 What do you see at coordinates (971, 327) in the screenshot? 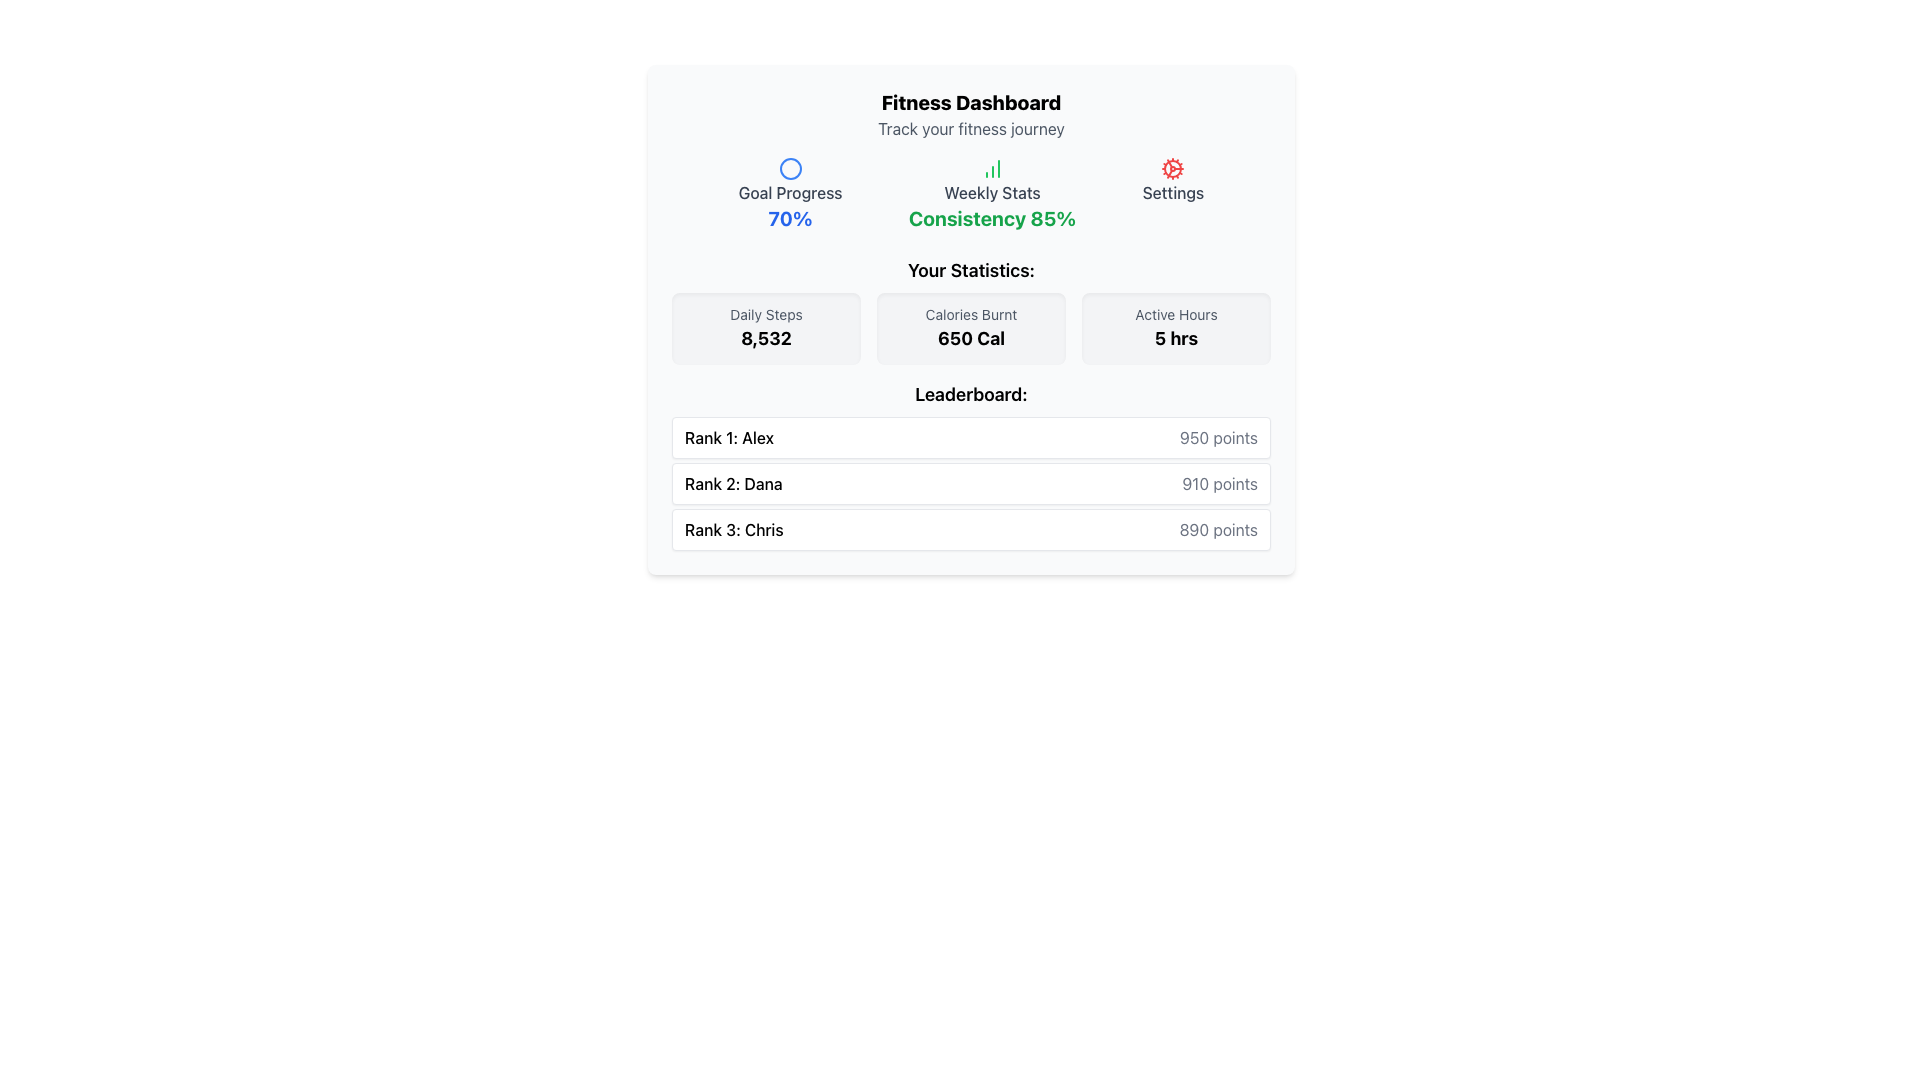
I see `the Grid Layout with Text Content that displays fitness statistics, specifically located beneath the 'Your Statistics' section` at bounding box center [971, 327].